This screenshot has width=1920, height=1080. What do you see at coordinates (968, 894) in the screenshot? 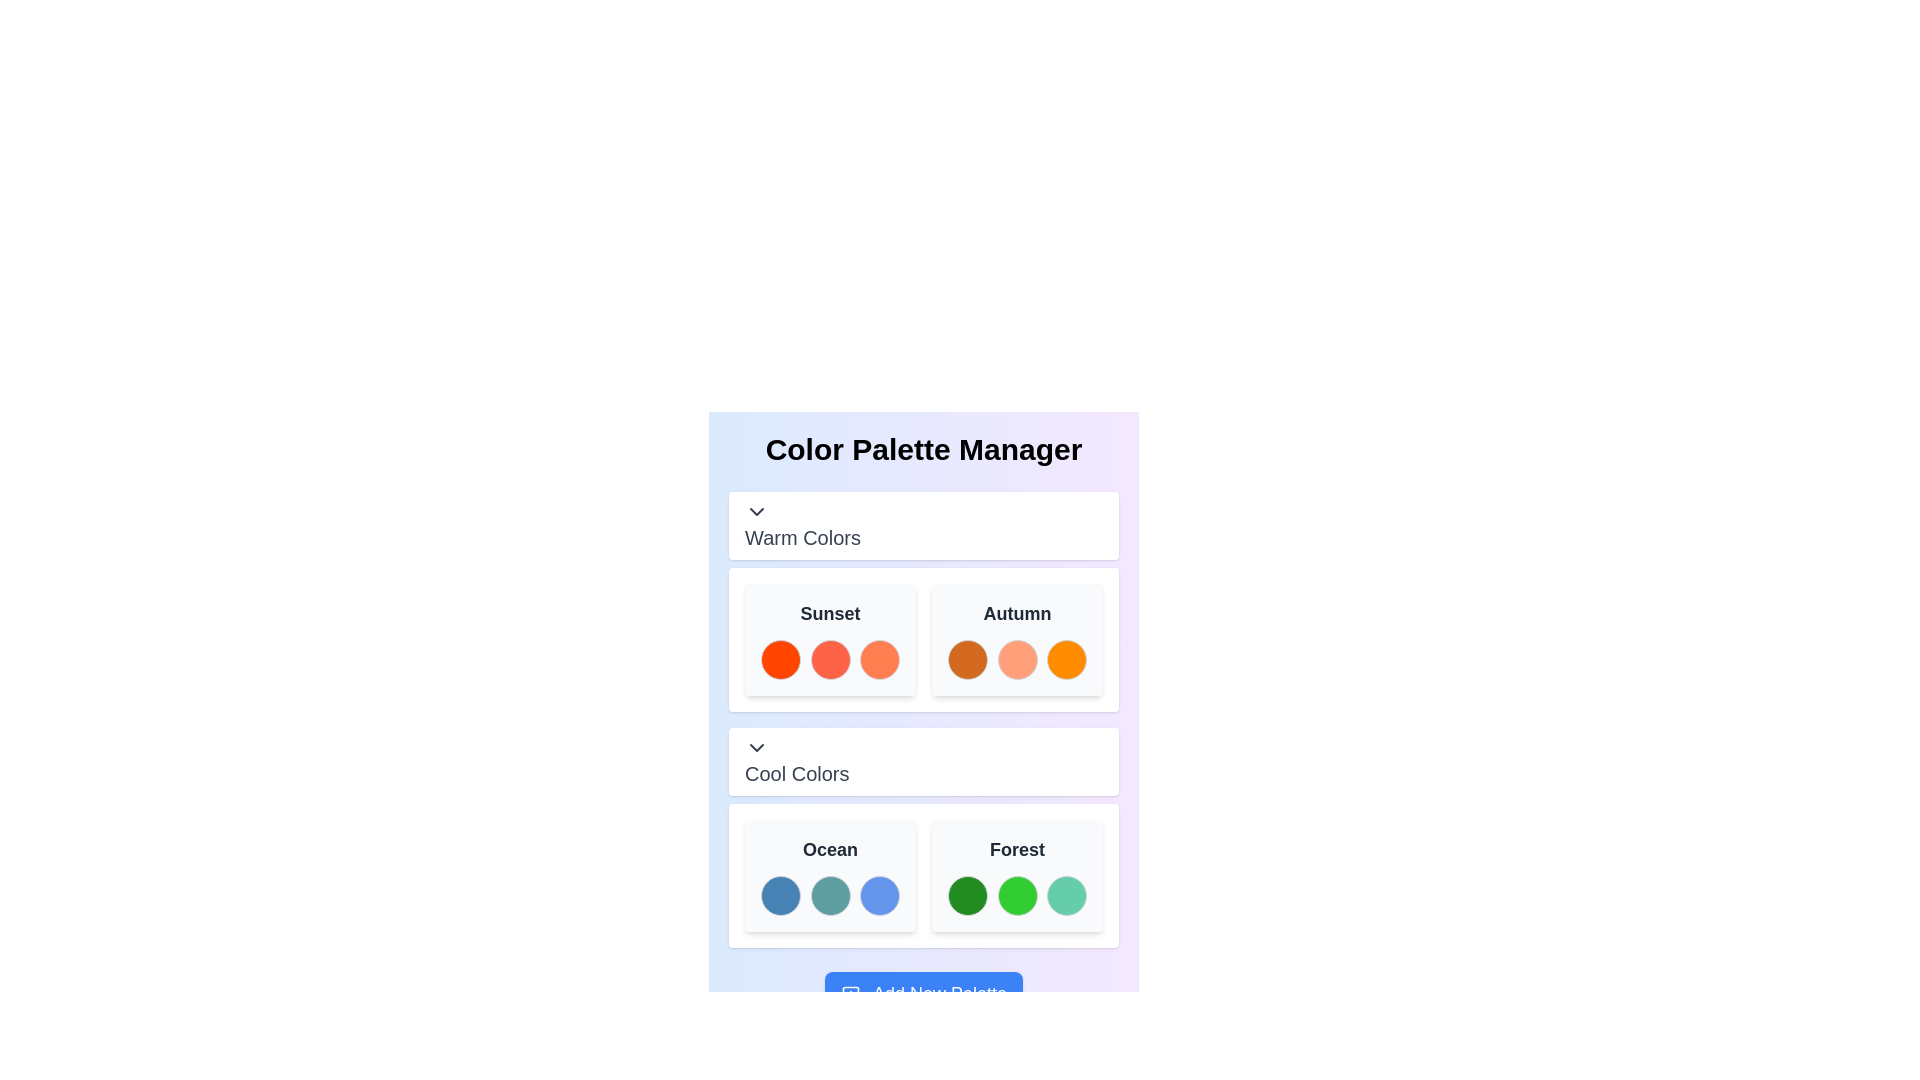
I see `the first color swatch representing a green tone in the 'Forest' palette category located in the lower section labeled 'Cool Colors'` at bounding box center [968, 894].